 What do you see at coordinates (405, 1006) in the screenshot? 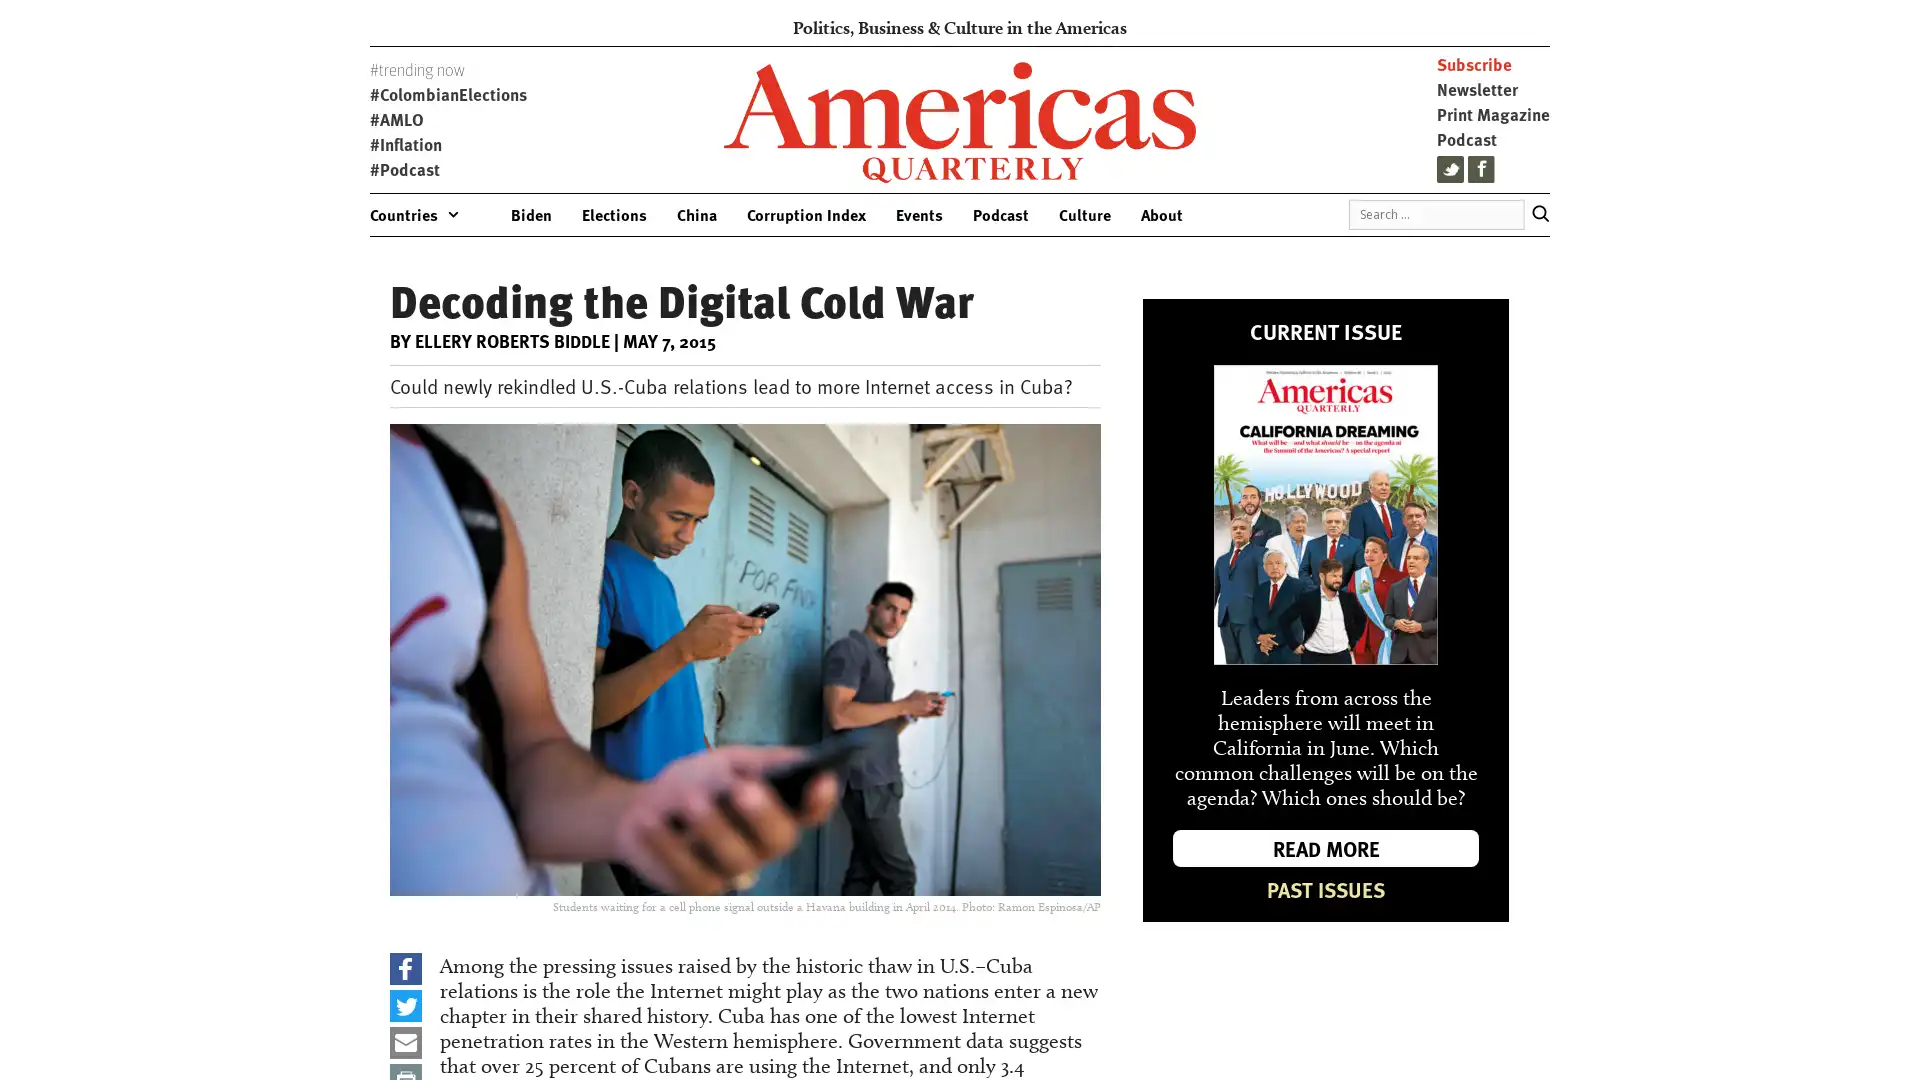
I see `Share to Twitter` at bounding box center [405, 1006].